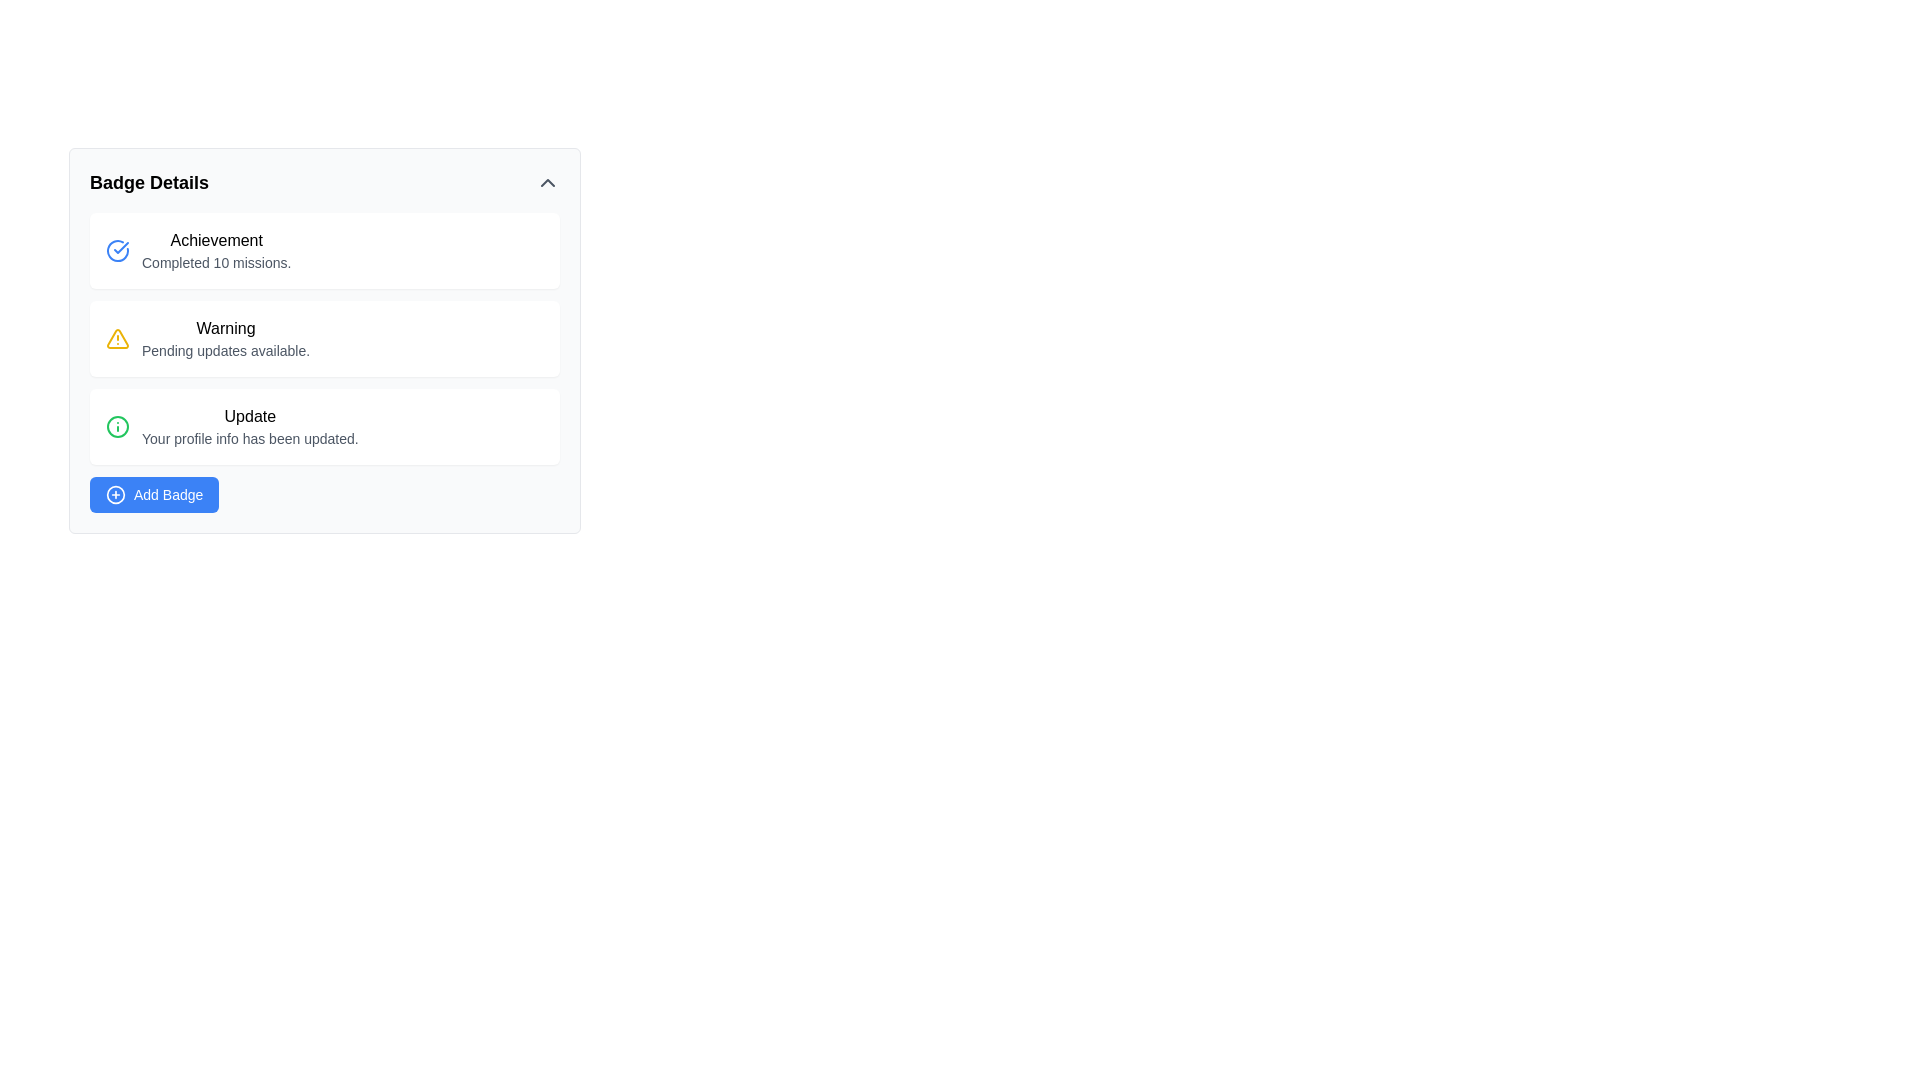  I want to click on the 'Update' text label displayed in bold black font within the 'Badge Details' panel, which is located above the text 'Your profile info has been updated.', so click(249, 415).